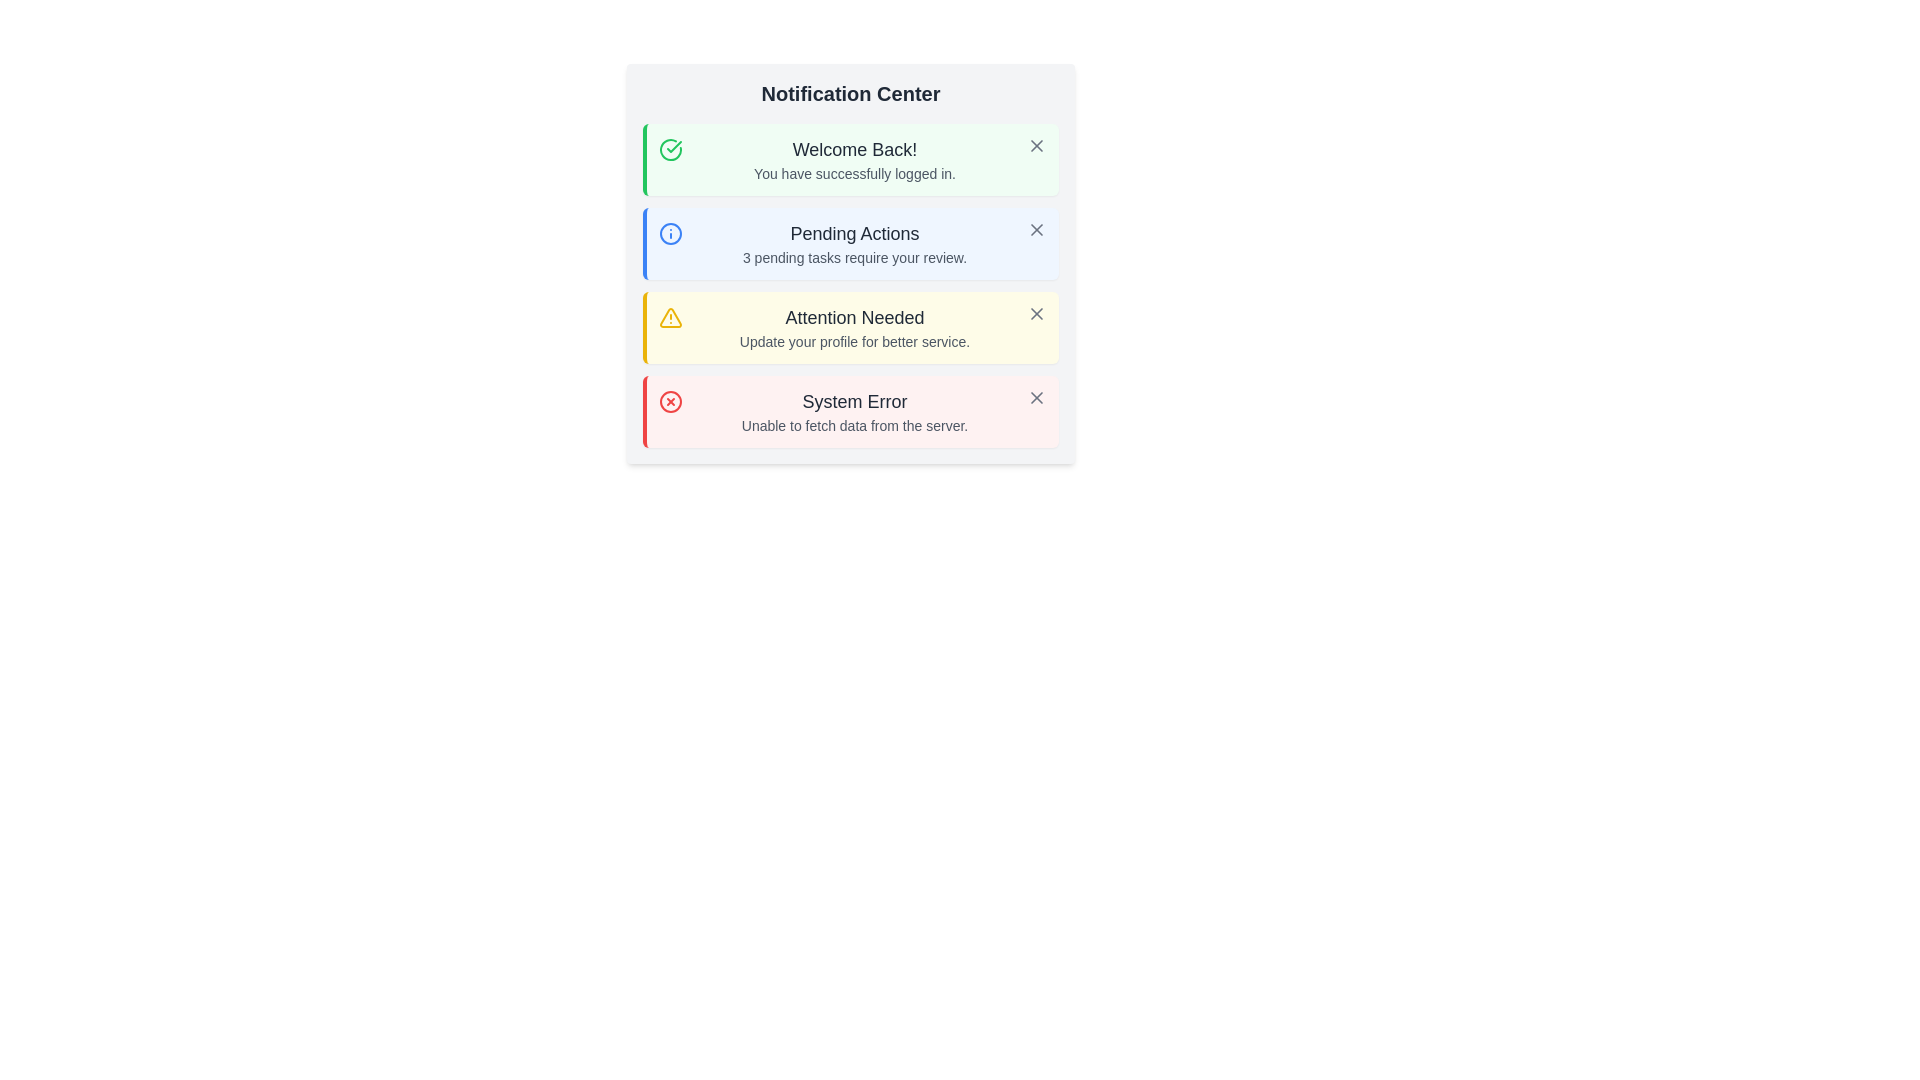 The height and width of the screenshot is (1080, 1920). I want to click on the actions associated with the 'System Error' notification message located in the Notification Center, positioned at the bottom of the vertical notification list, so click(854, 411).